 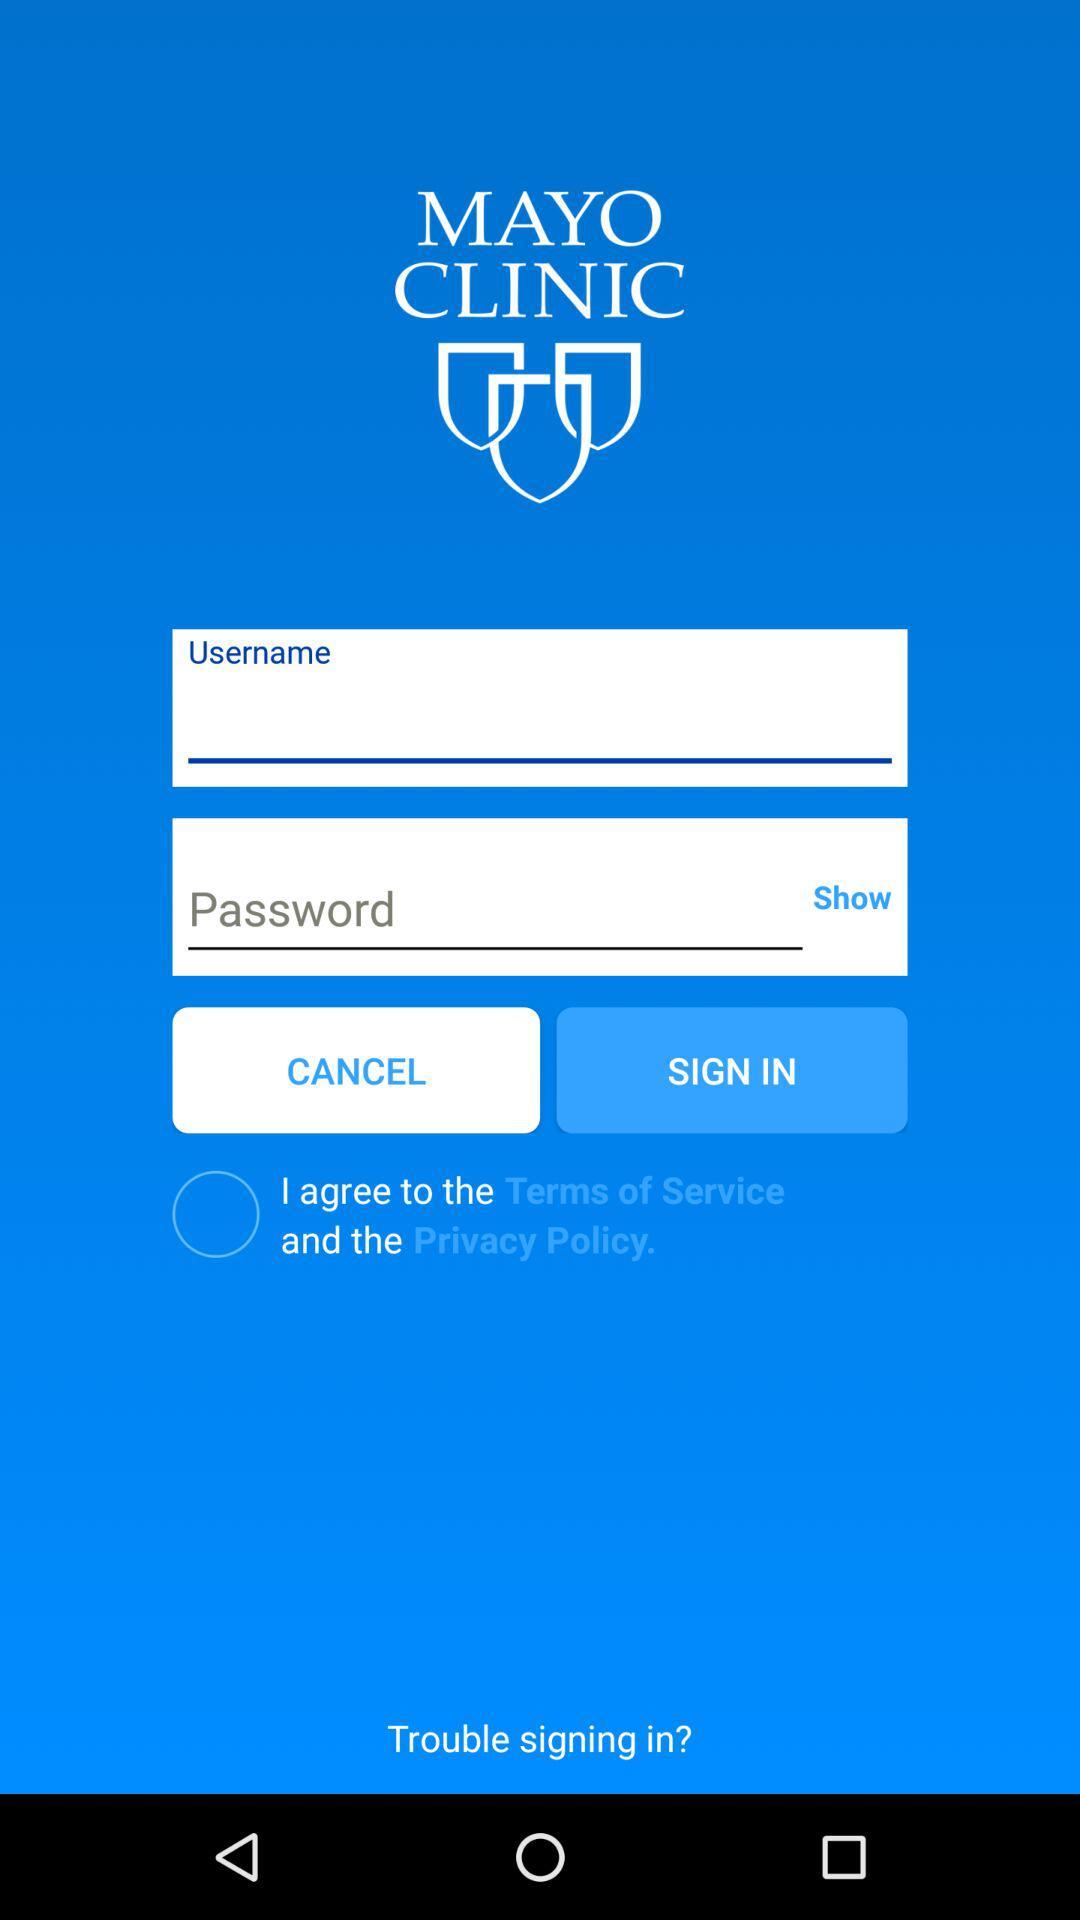 I want to click on the icon below cancel, so click(x=216, y=1213).